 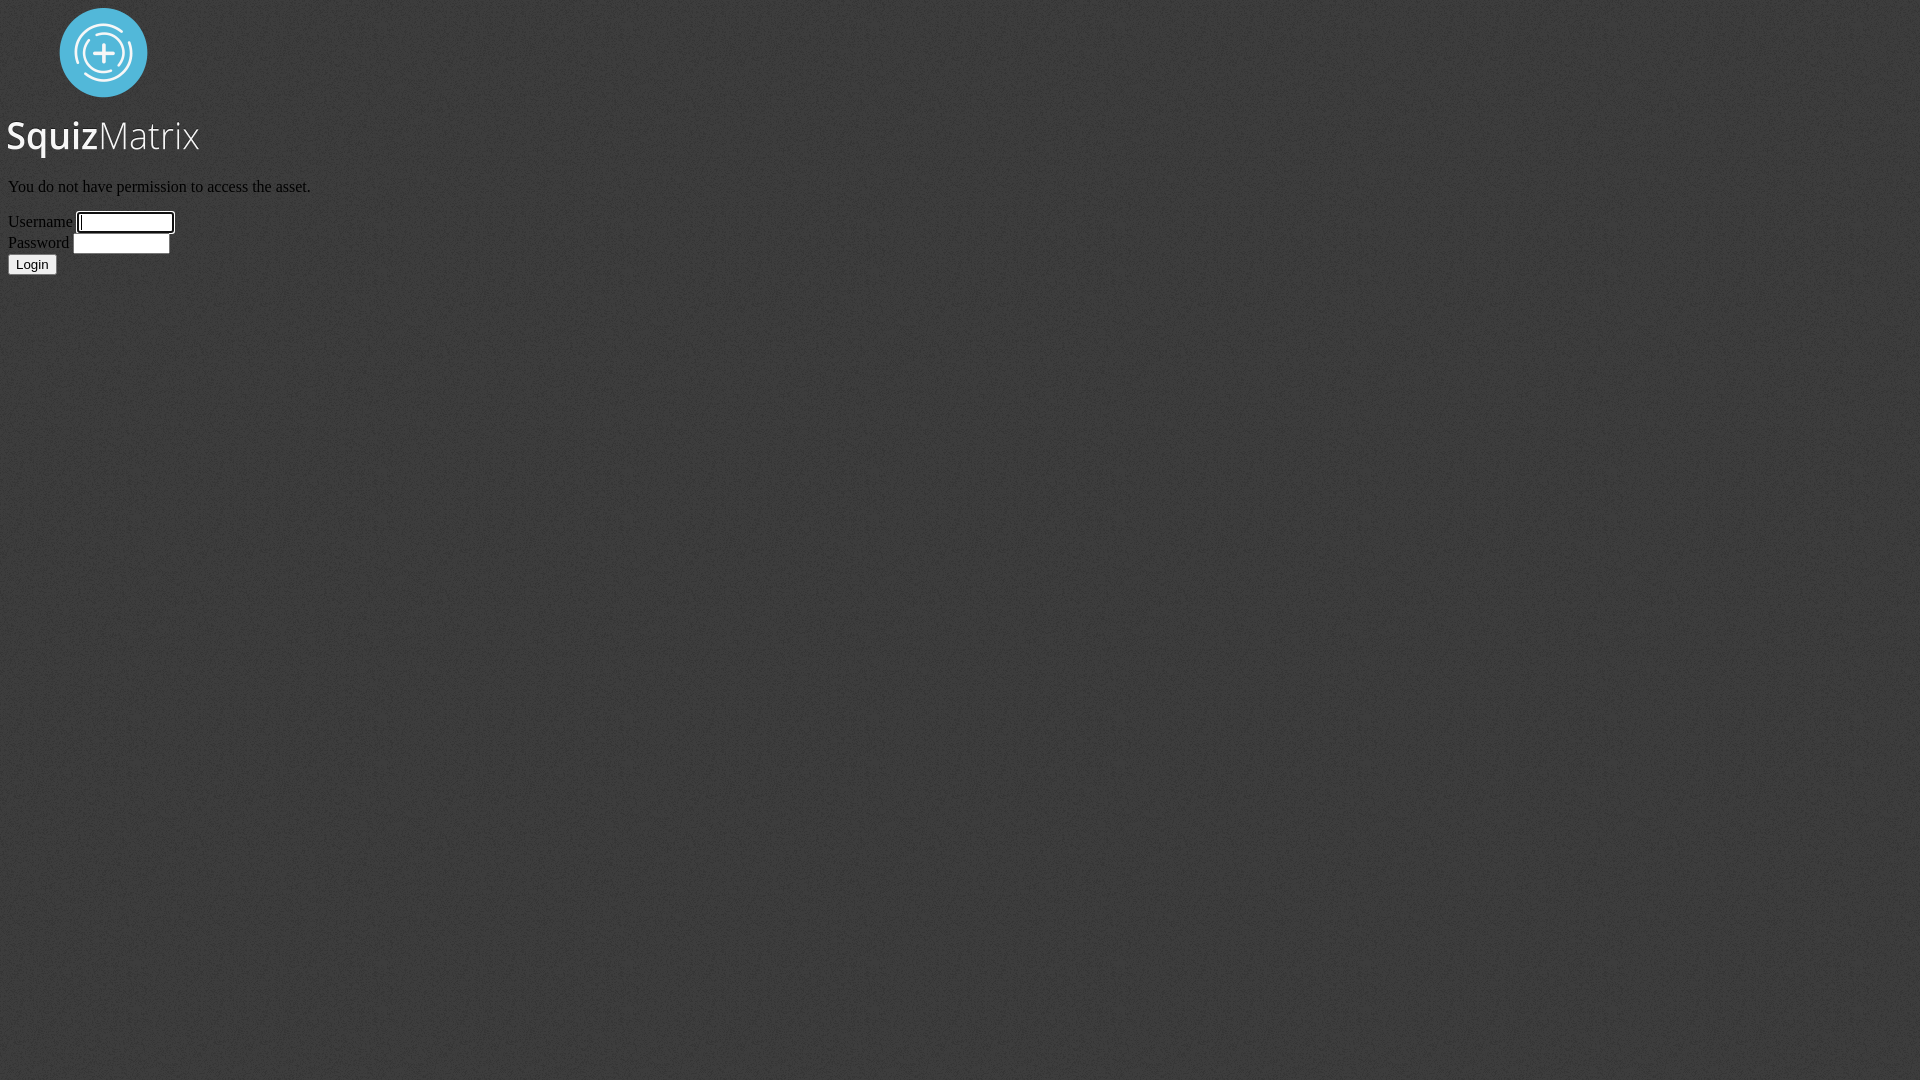 I want to click on 'Login', so click(x=32, y=263).